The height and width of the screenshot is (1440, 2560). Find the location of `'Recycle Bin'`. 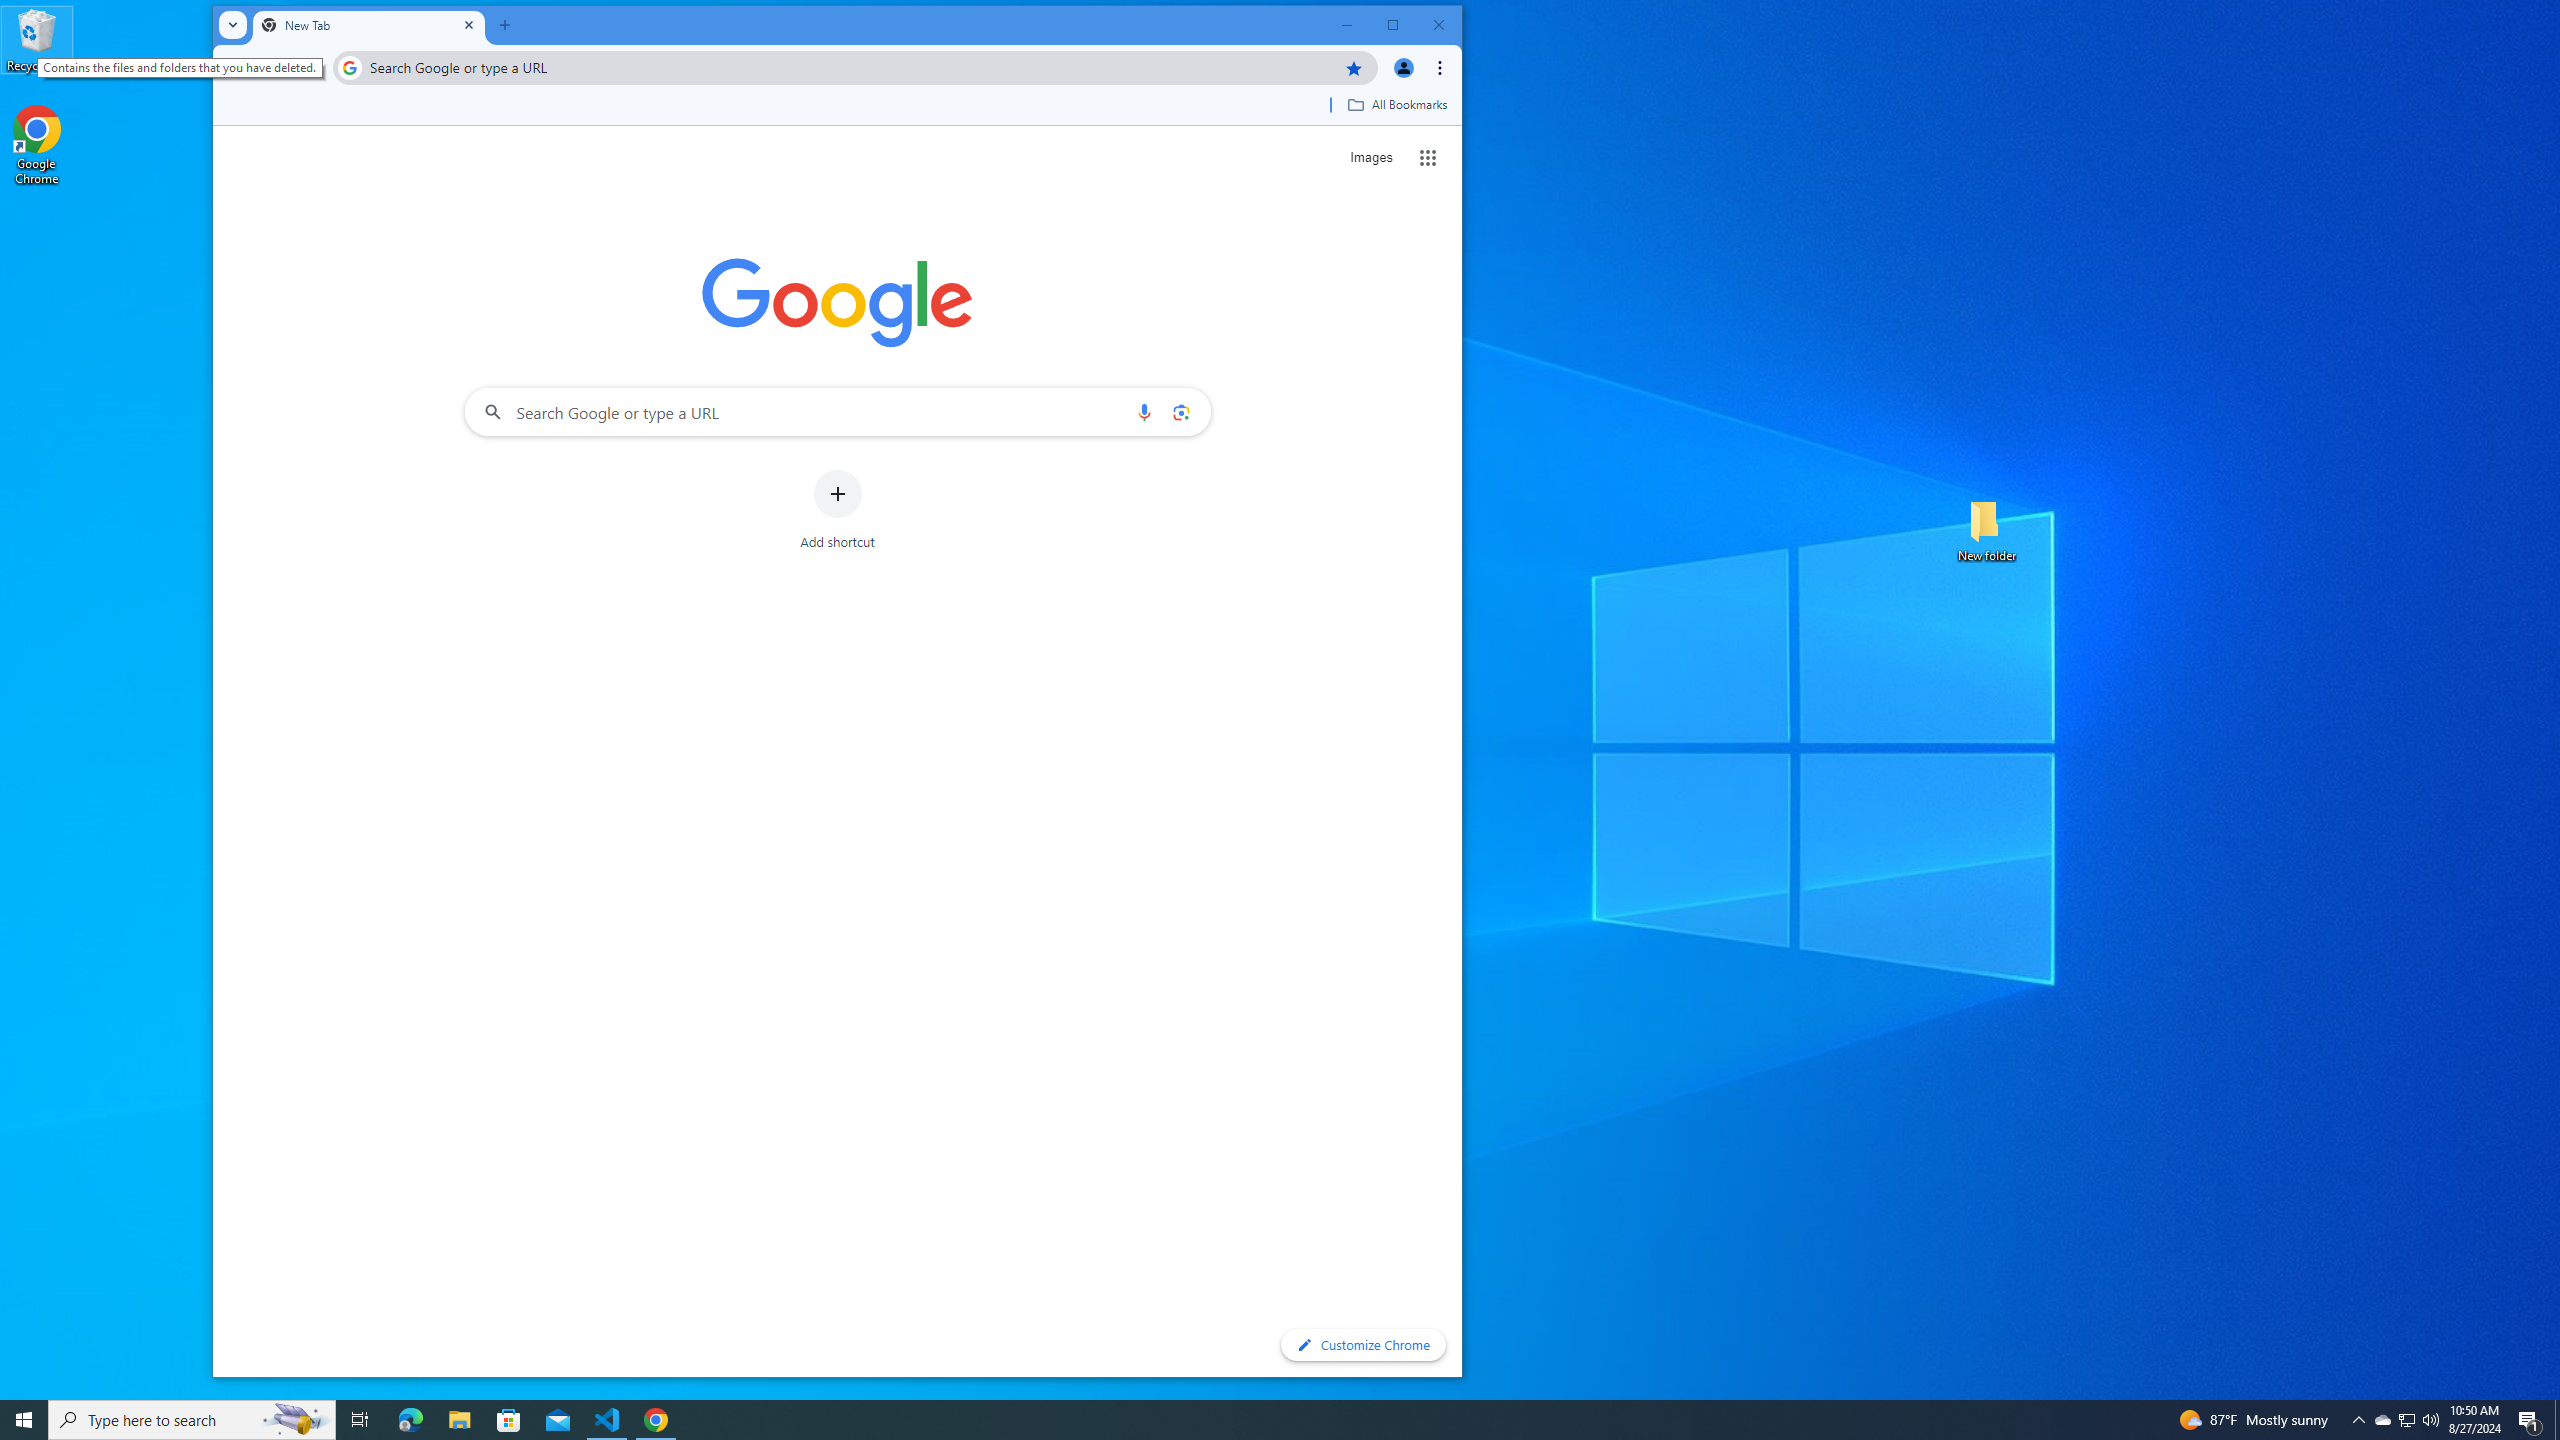

'Recycle Bin' is located at coordinates (36, 38).